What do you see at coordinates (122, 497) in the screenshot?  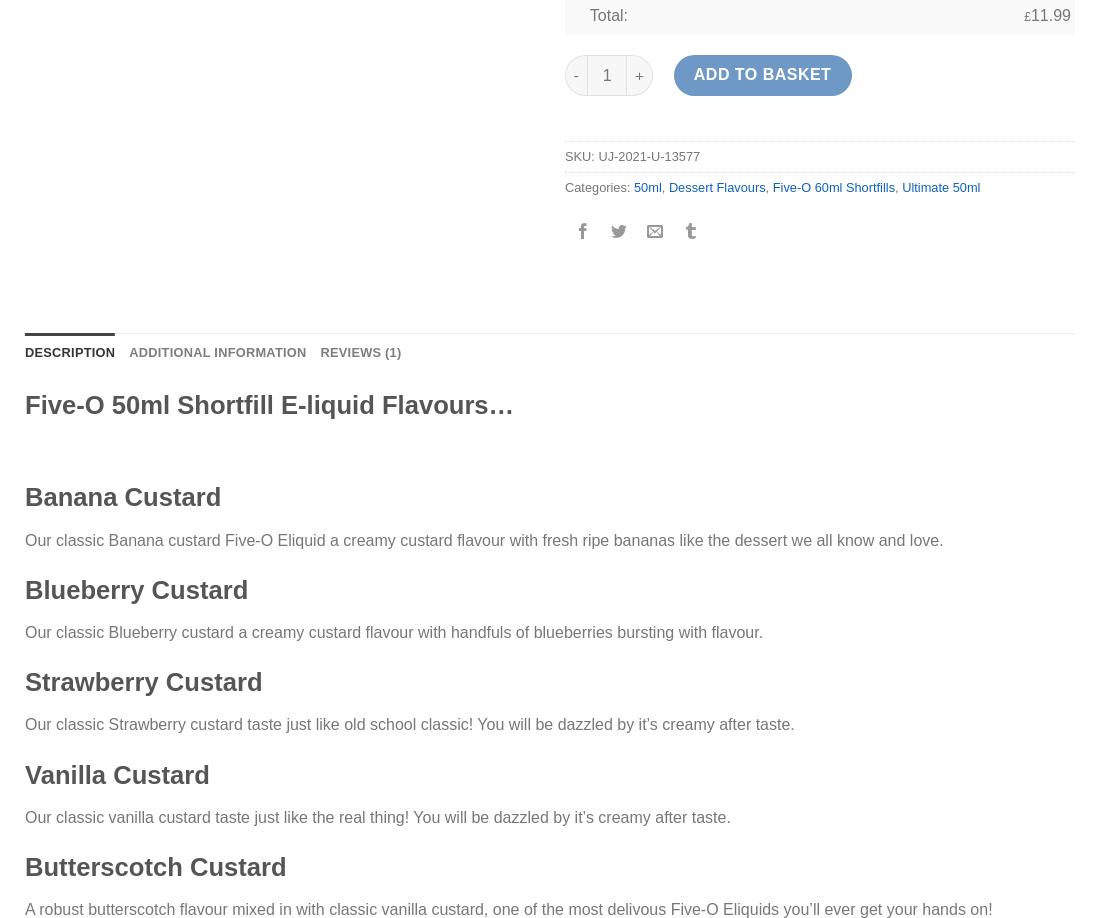 I see `'Banana Custard'` at bounding box center [122, 497].